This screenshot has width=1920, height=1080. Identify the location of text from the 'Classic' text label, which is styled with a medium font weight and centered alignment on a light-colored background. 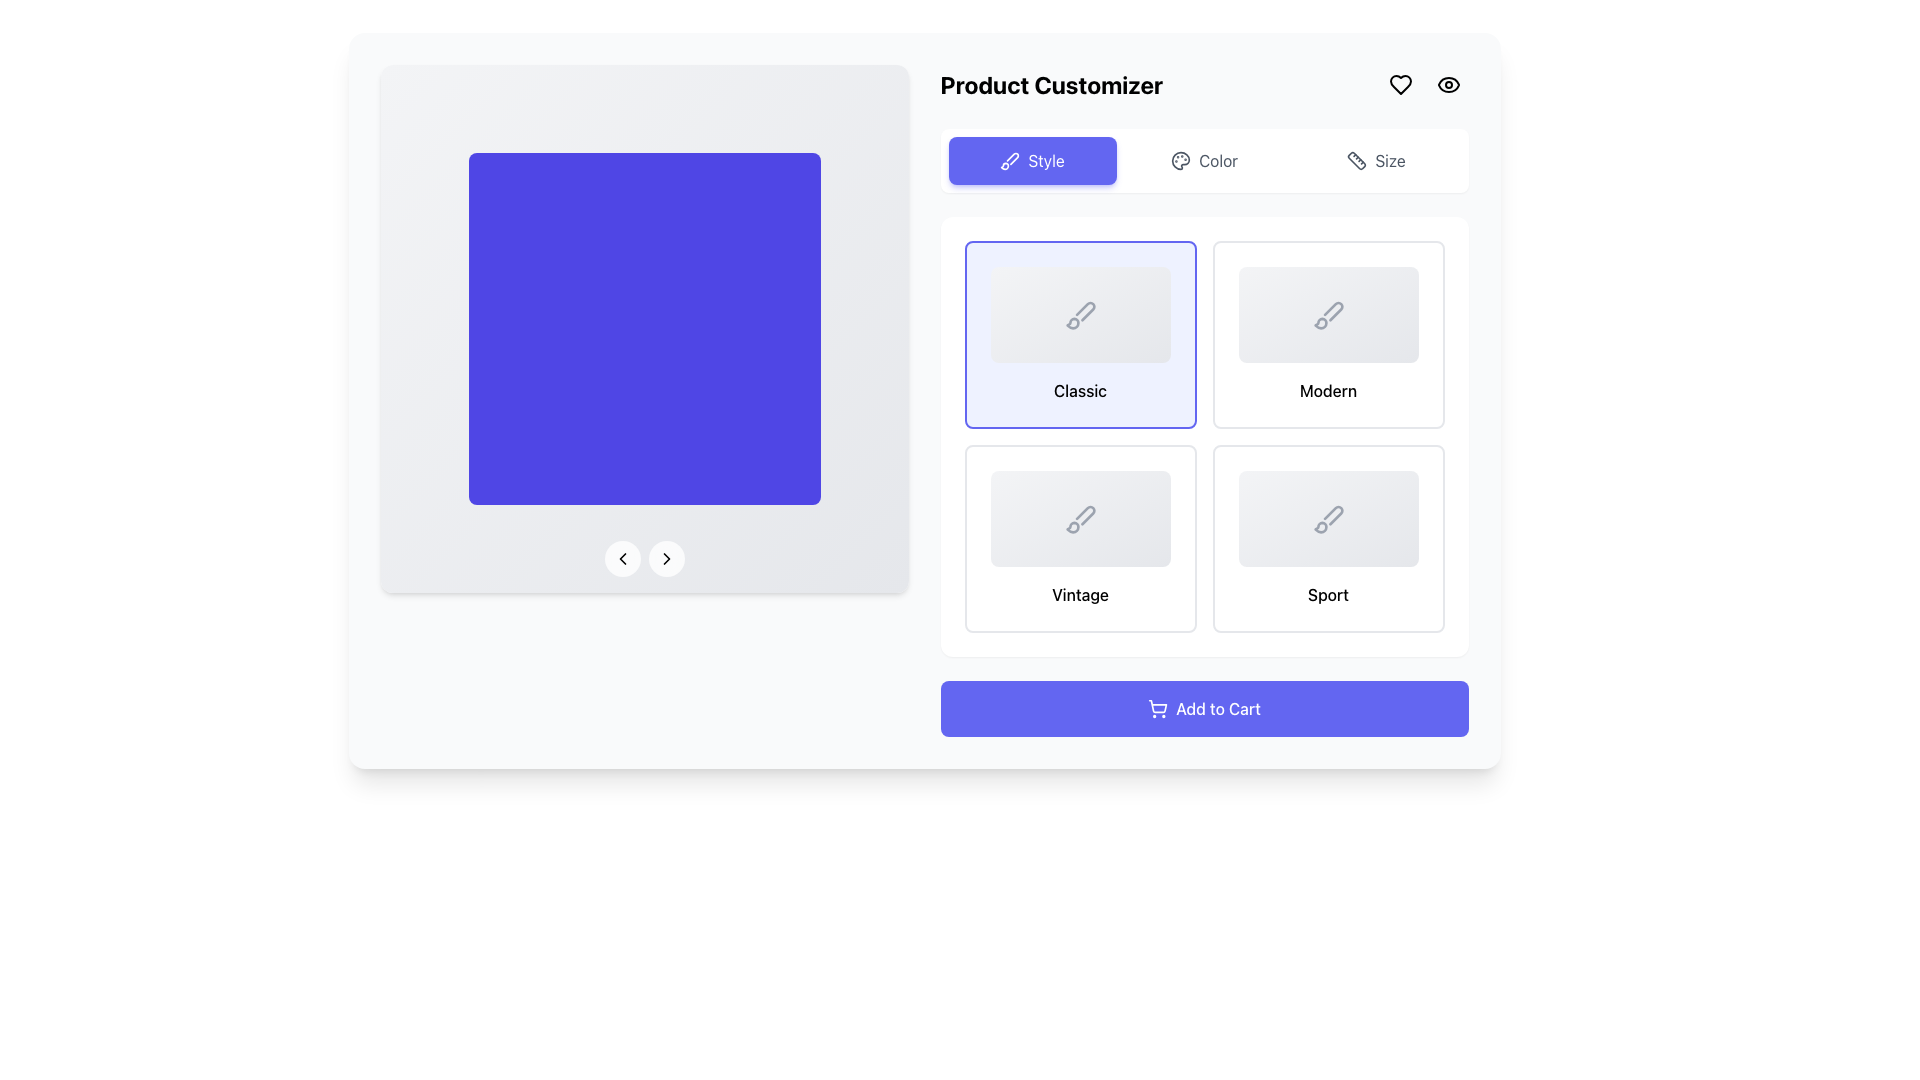
(1079, 390).